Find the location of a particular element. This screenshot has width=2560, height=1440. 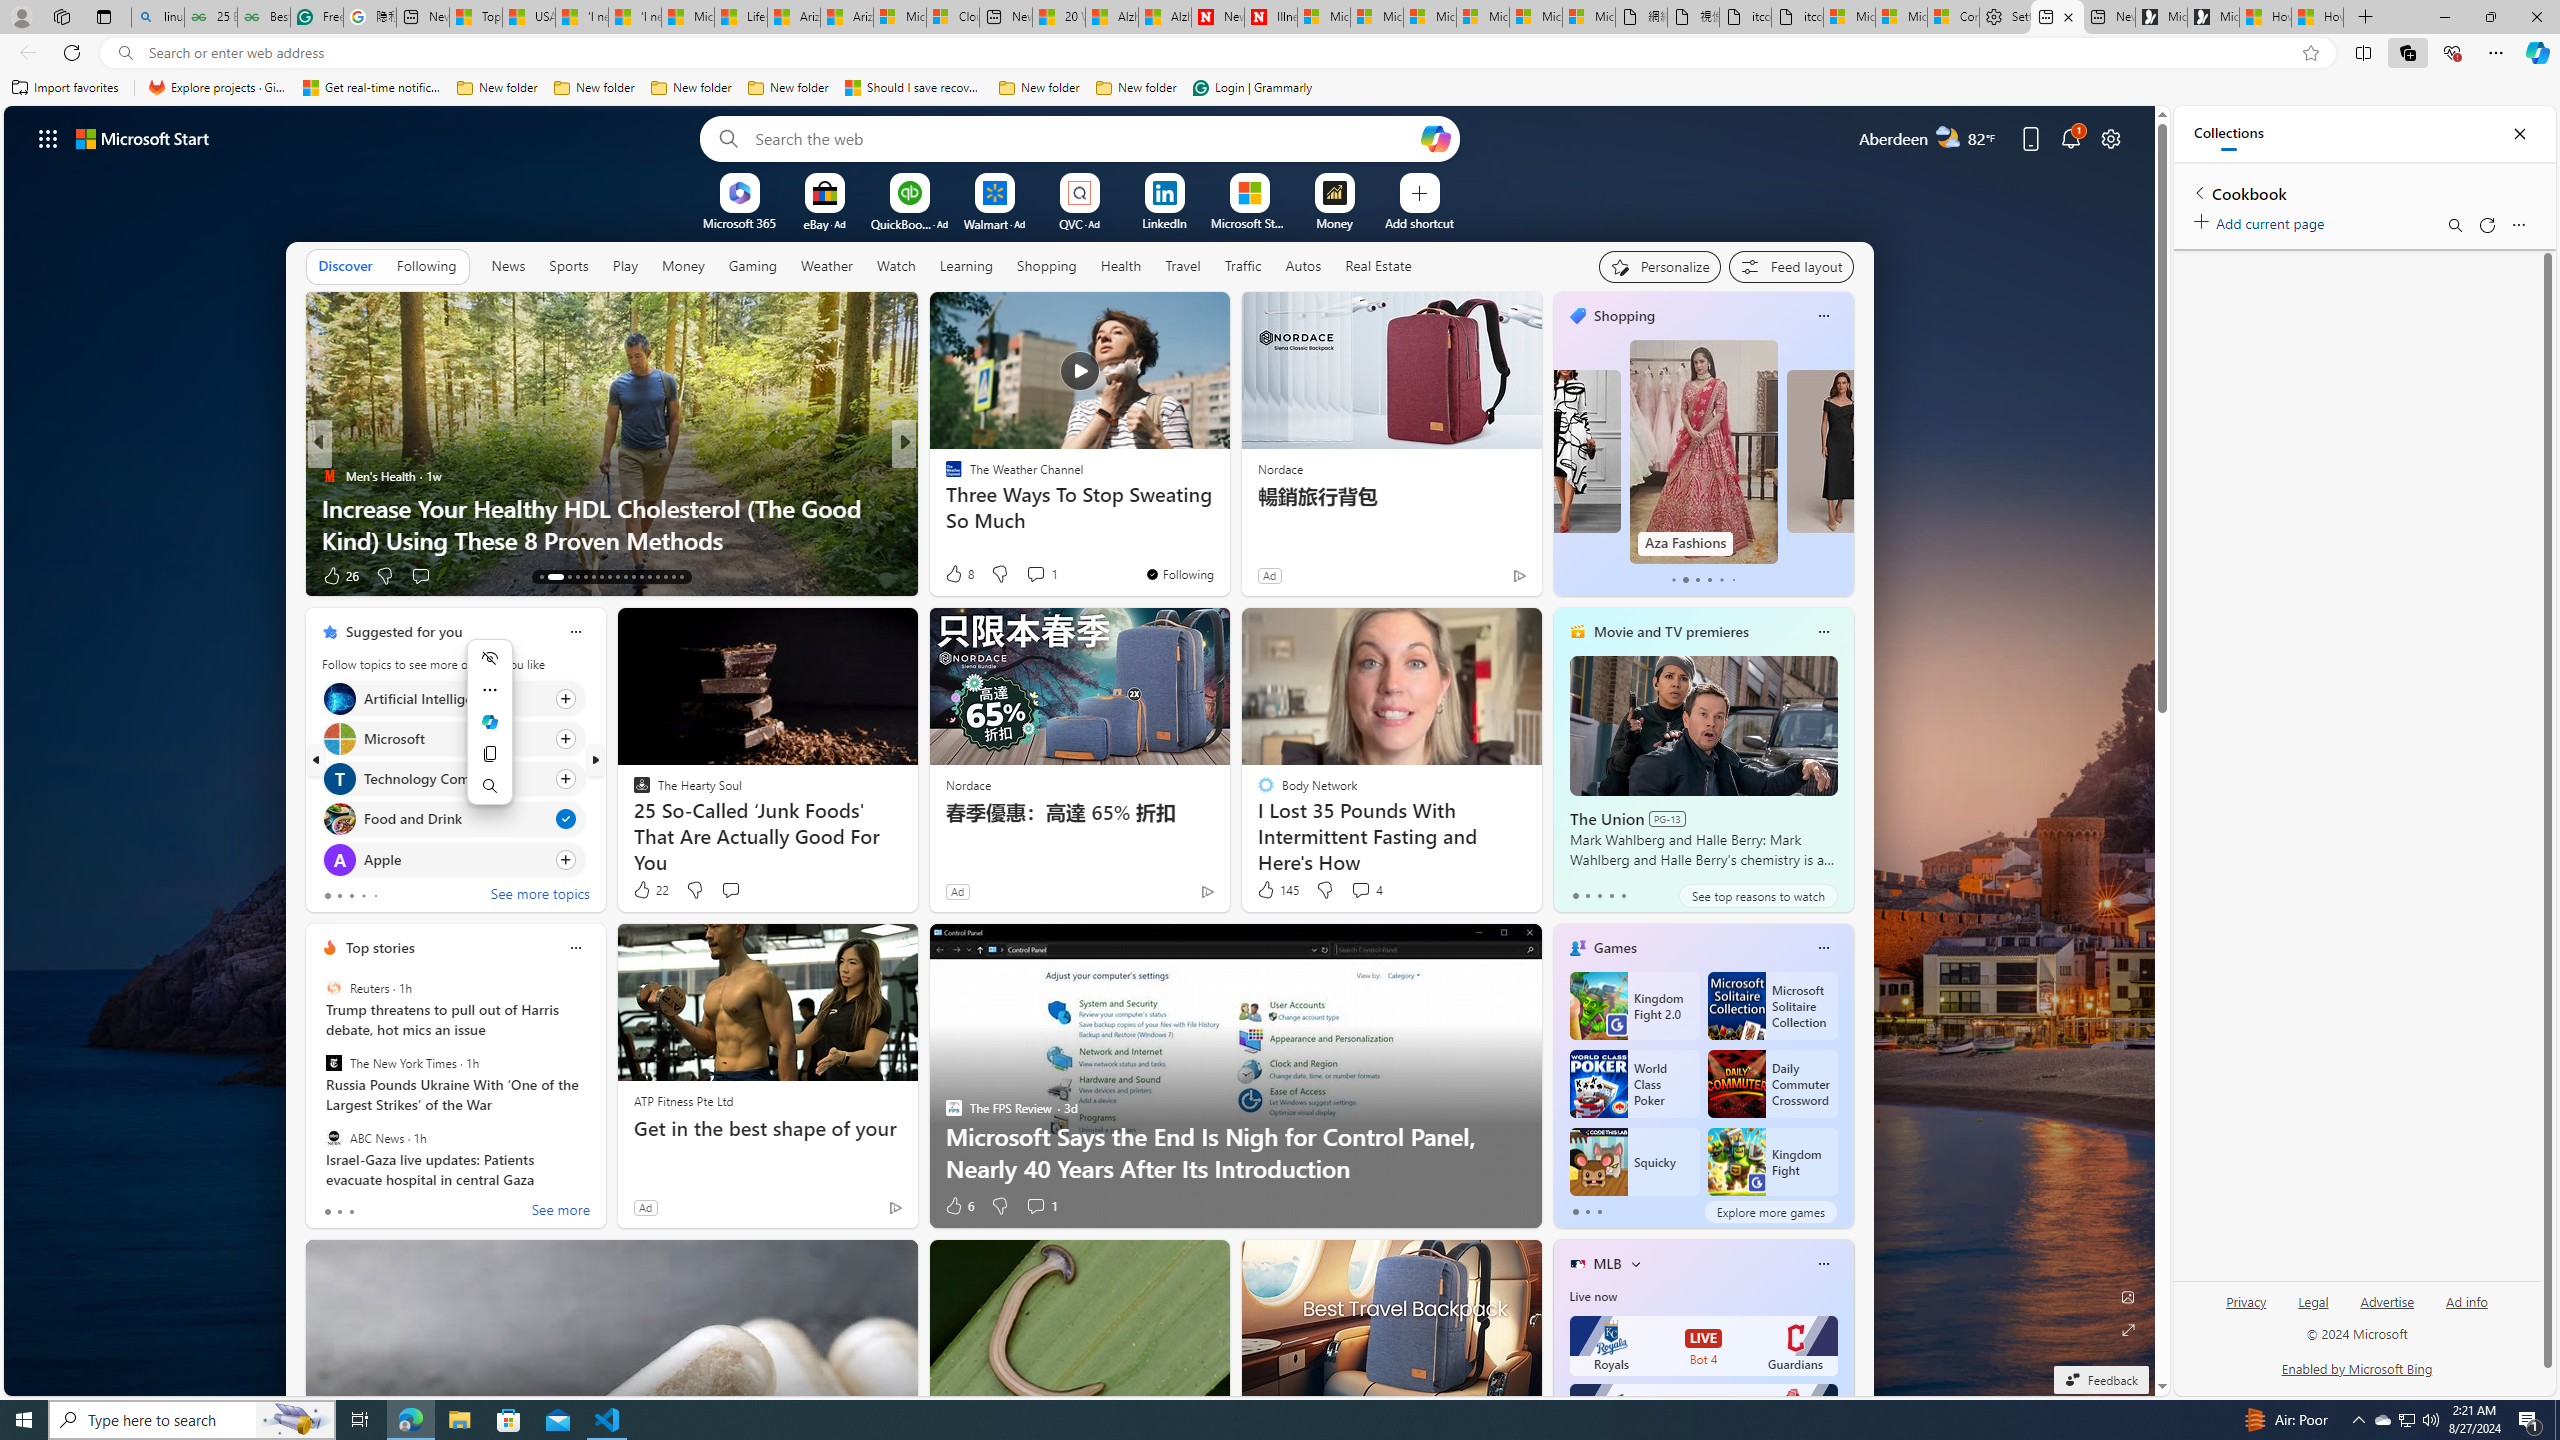

'AutomationID: tab-22' is located at coordinates (624, 577).